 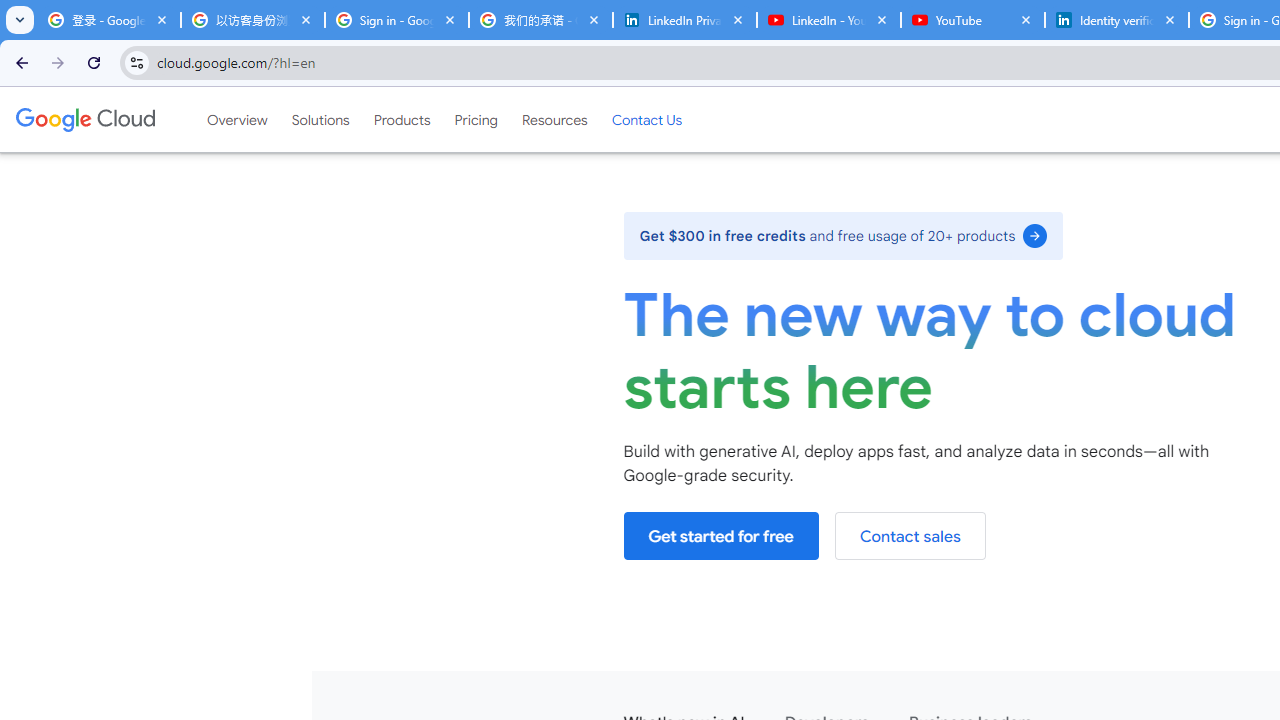 What do you see at coordinates (843, 234) in the screenshot?
I see `'Get $300 in free credits and free usage of 20+ products'` at bounding box center [843, 234].